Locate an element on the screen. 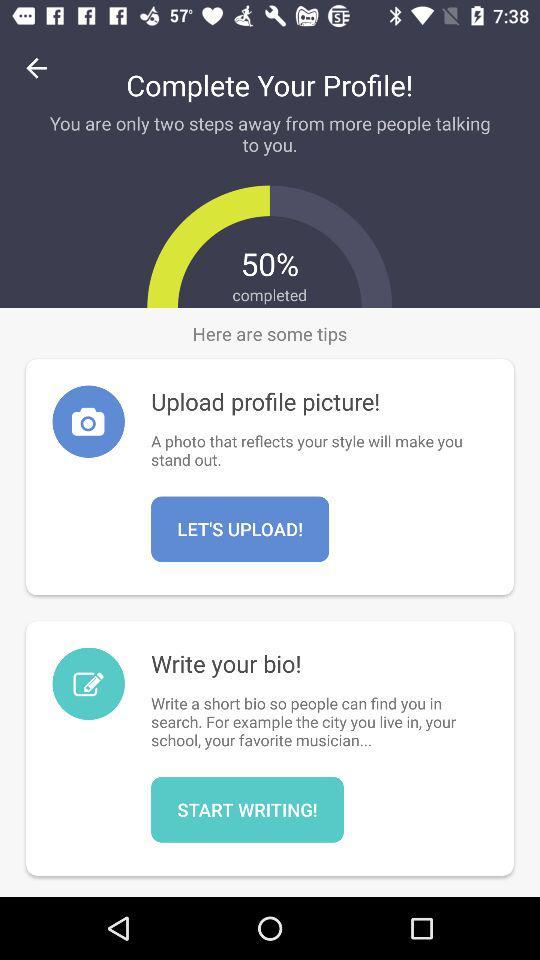  icon below a photo that is located at coordinates (240, 528).